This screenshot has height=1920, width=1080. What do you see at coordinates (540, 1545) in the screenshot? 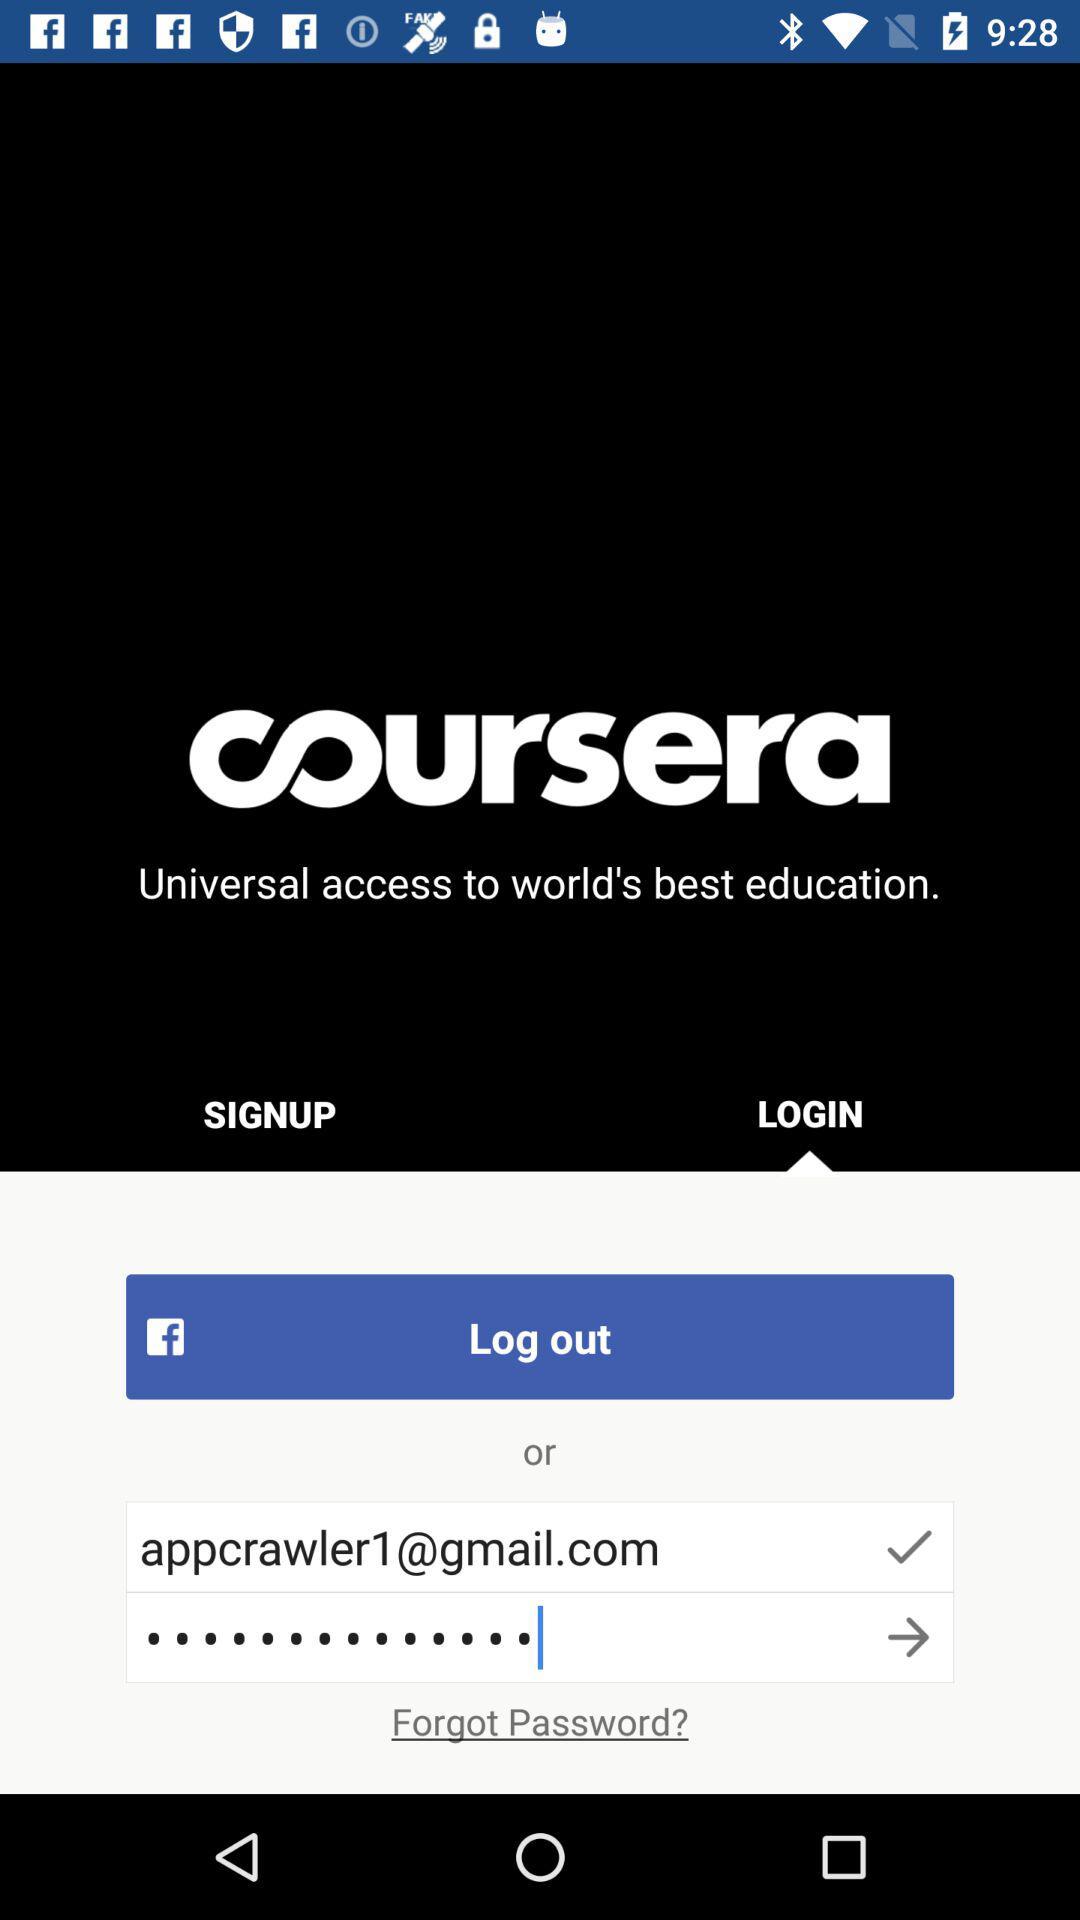
I see `the appcrawler1@gmail.com item` at bounding box center [540, 1545].